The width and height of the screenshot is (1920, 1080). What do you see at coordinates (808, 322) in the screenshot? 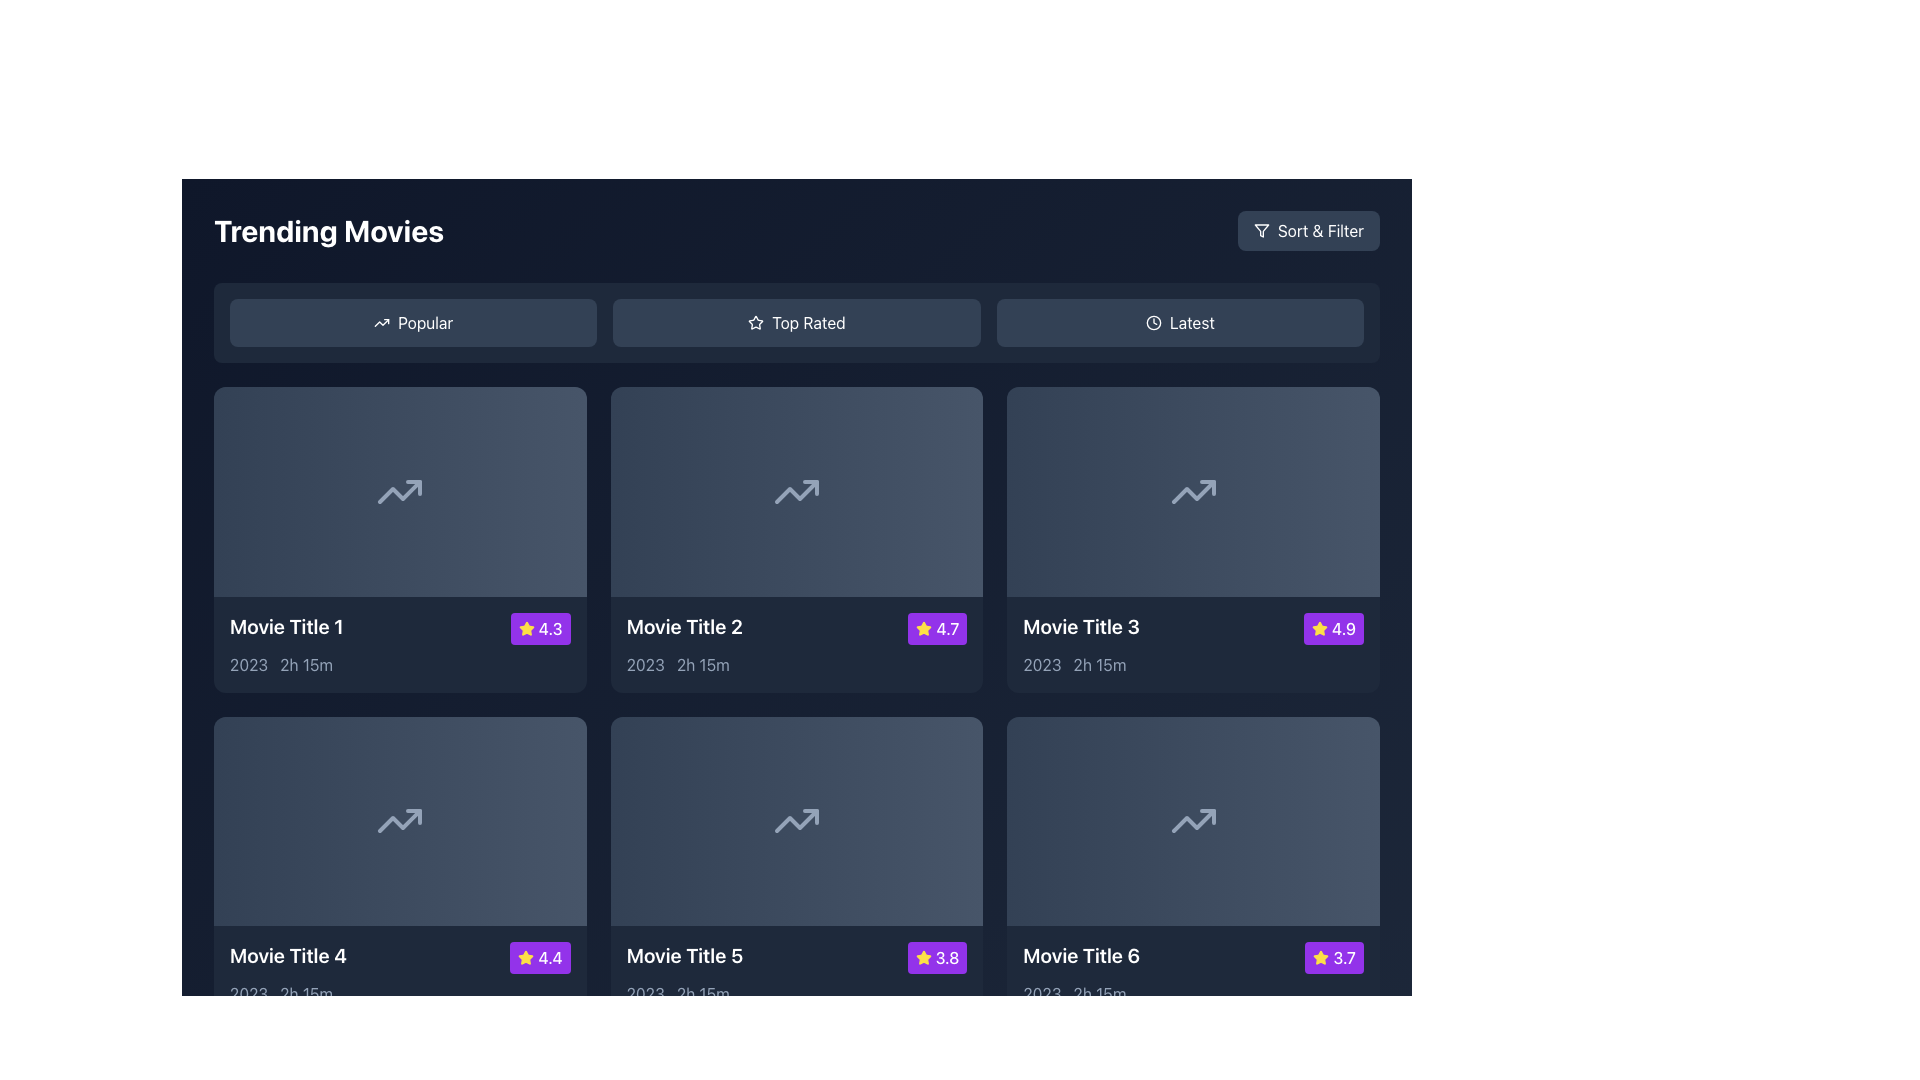
I see `the 'Top Rated' tab text label, which is the second button in a horizontal row of three buttons at the top center of the interface` at bounding box center [808, 322].